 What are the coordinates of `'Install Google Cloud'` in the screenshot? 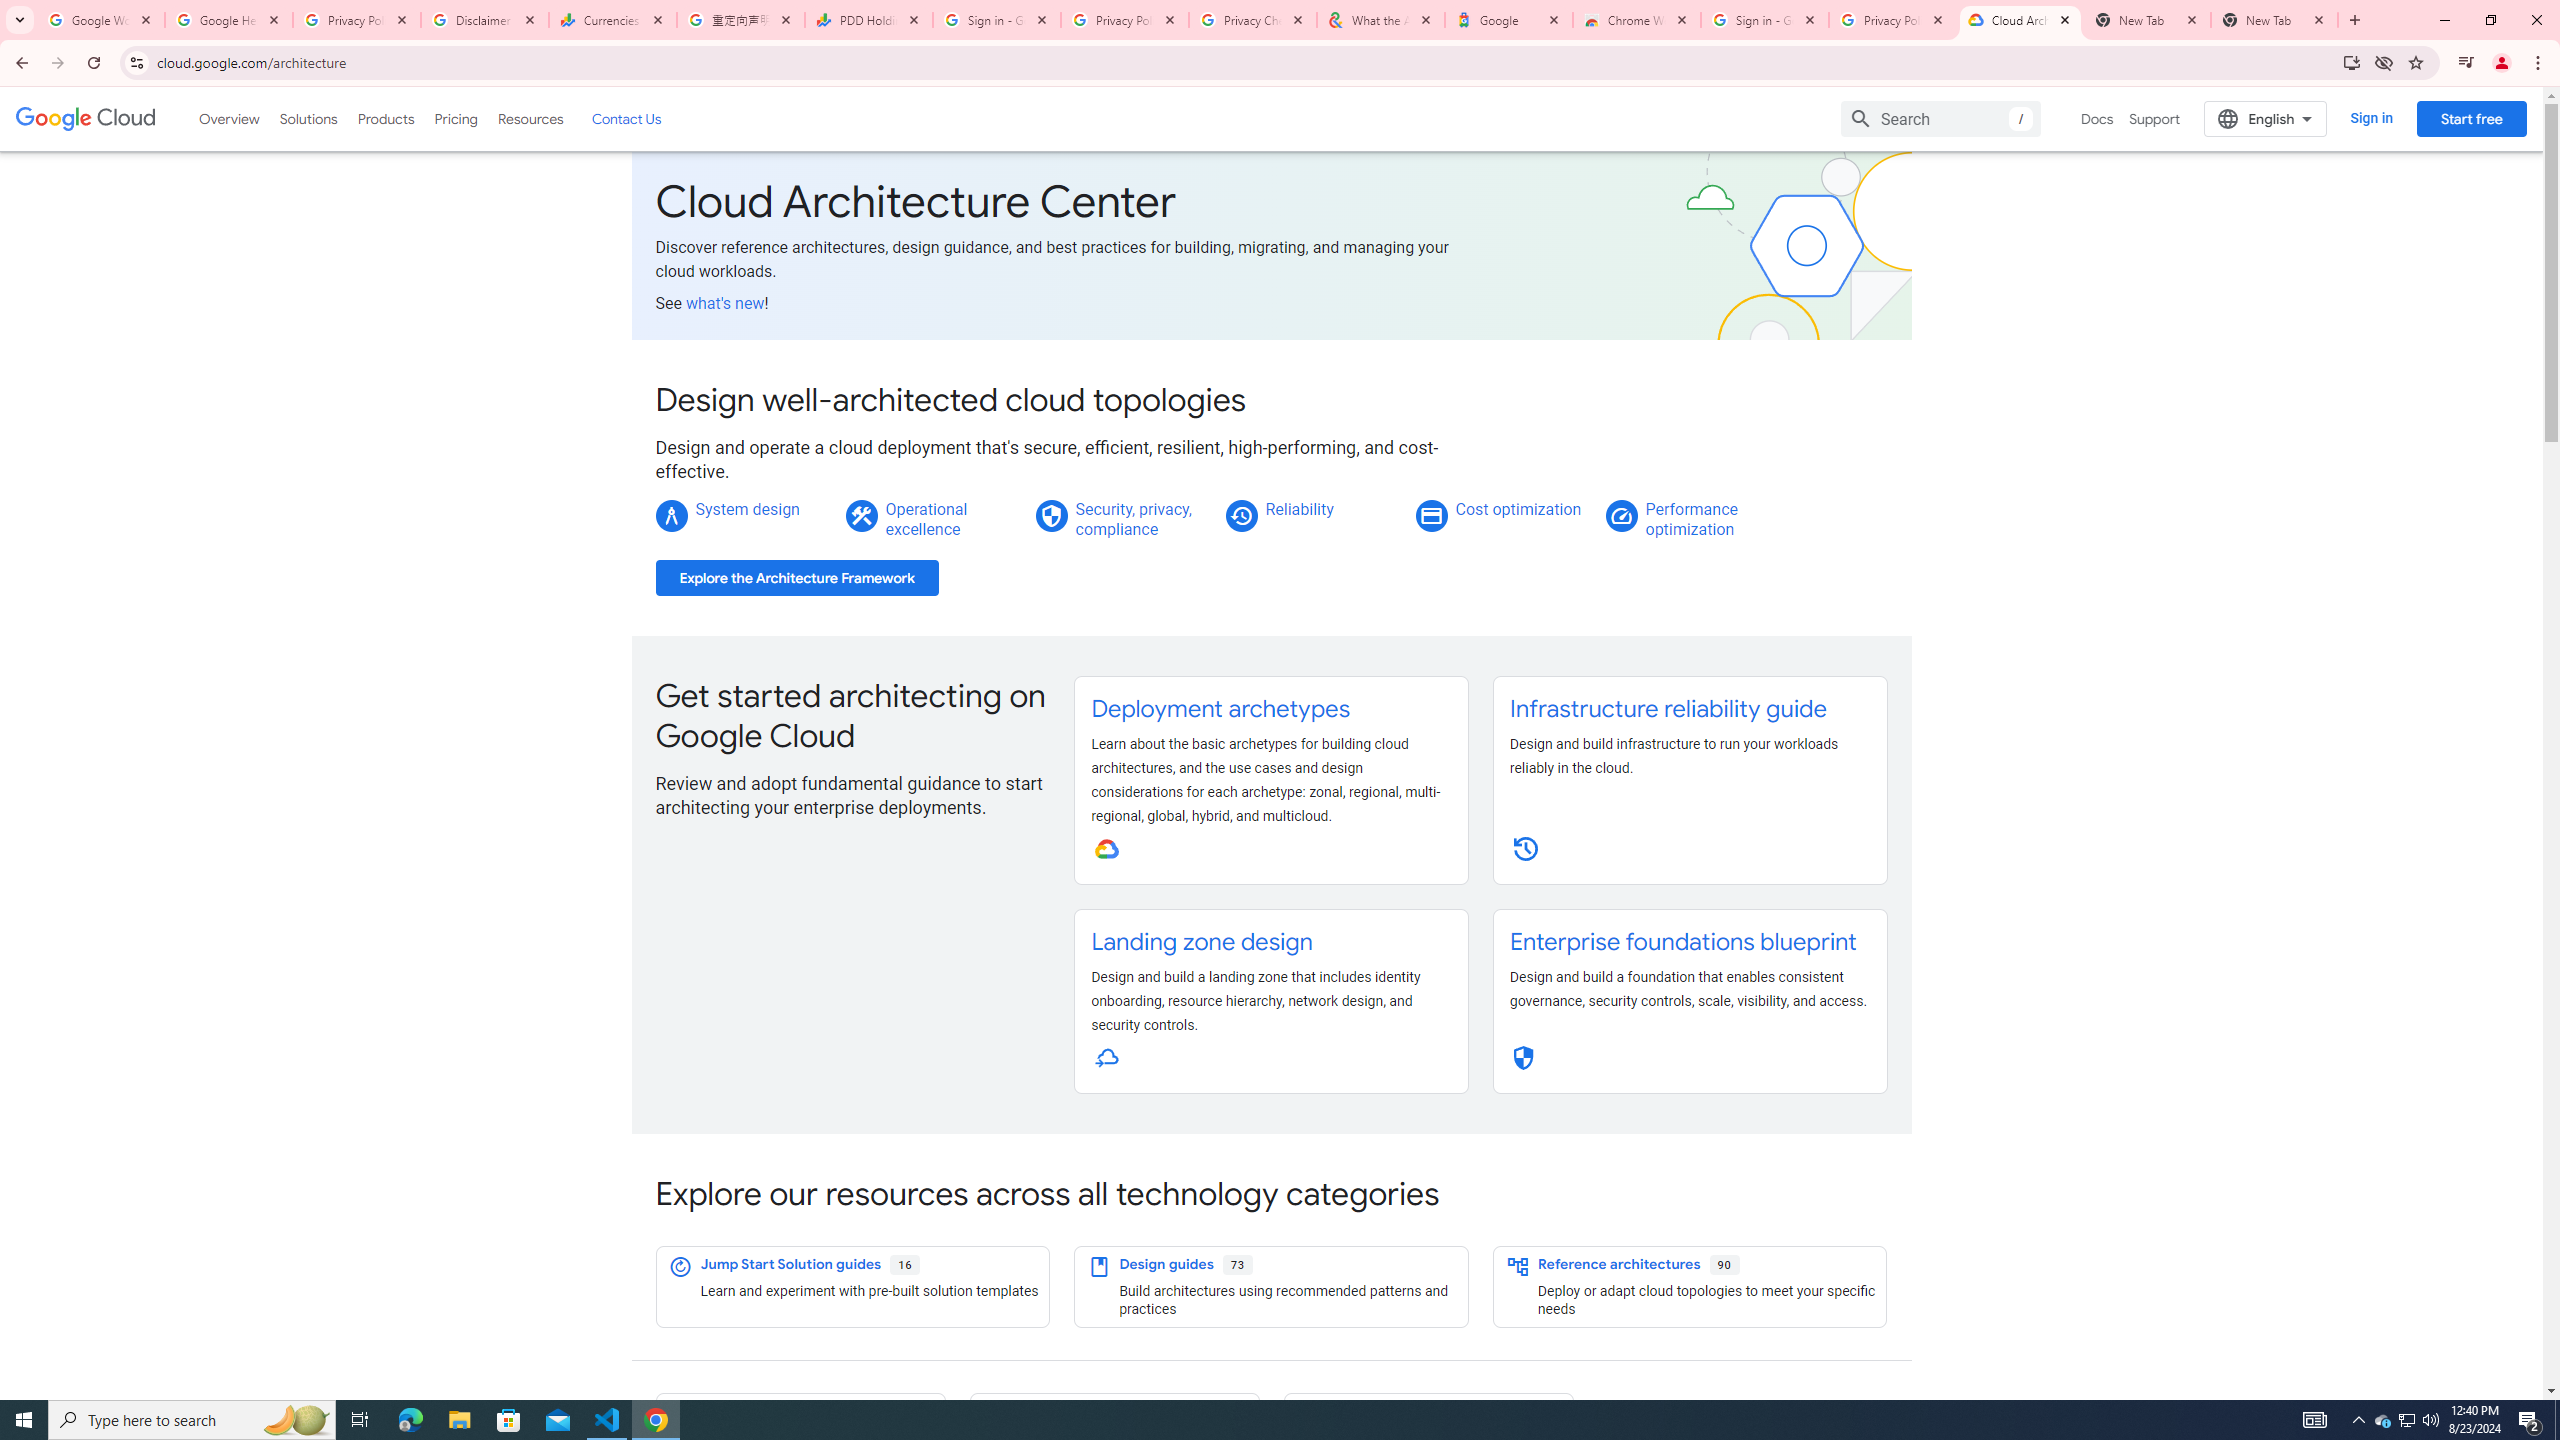 It's located at (2351, 61).